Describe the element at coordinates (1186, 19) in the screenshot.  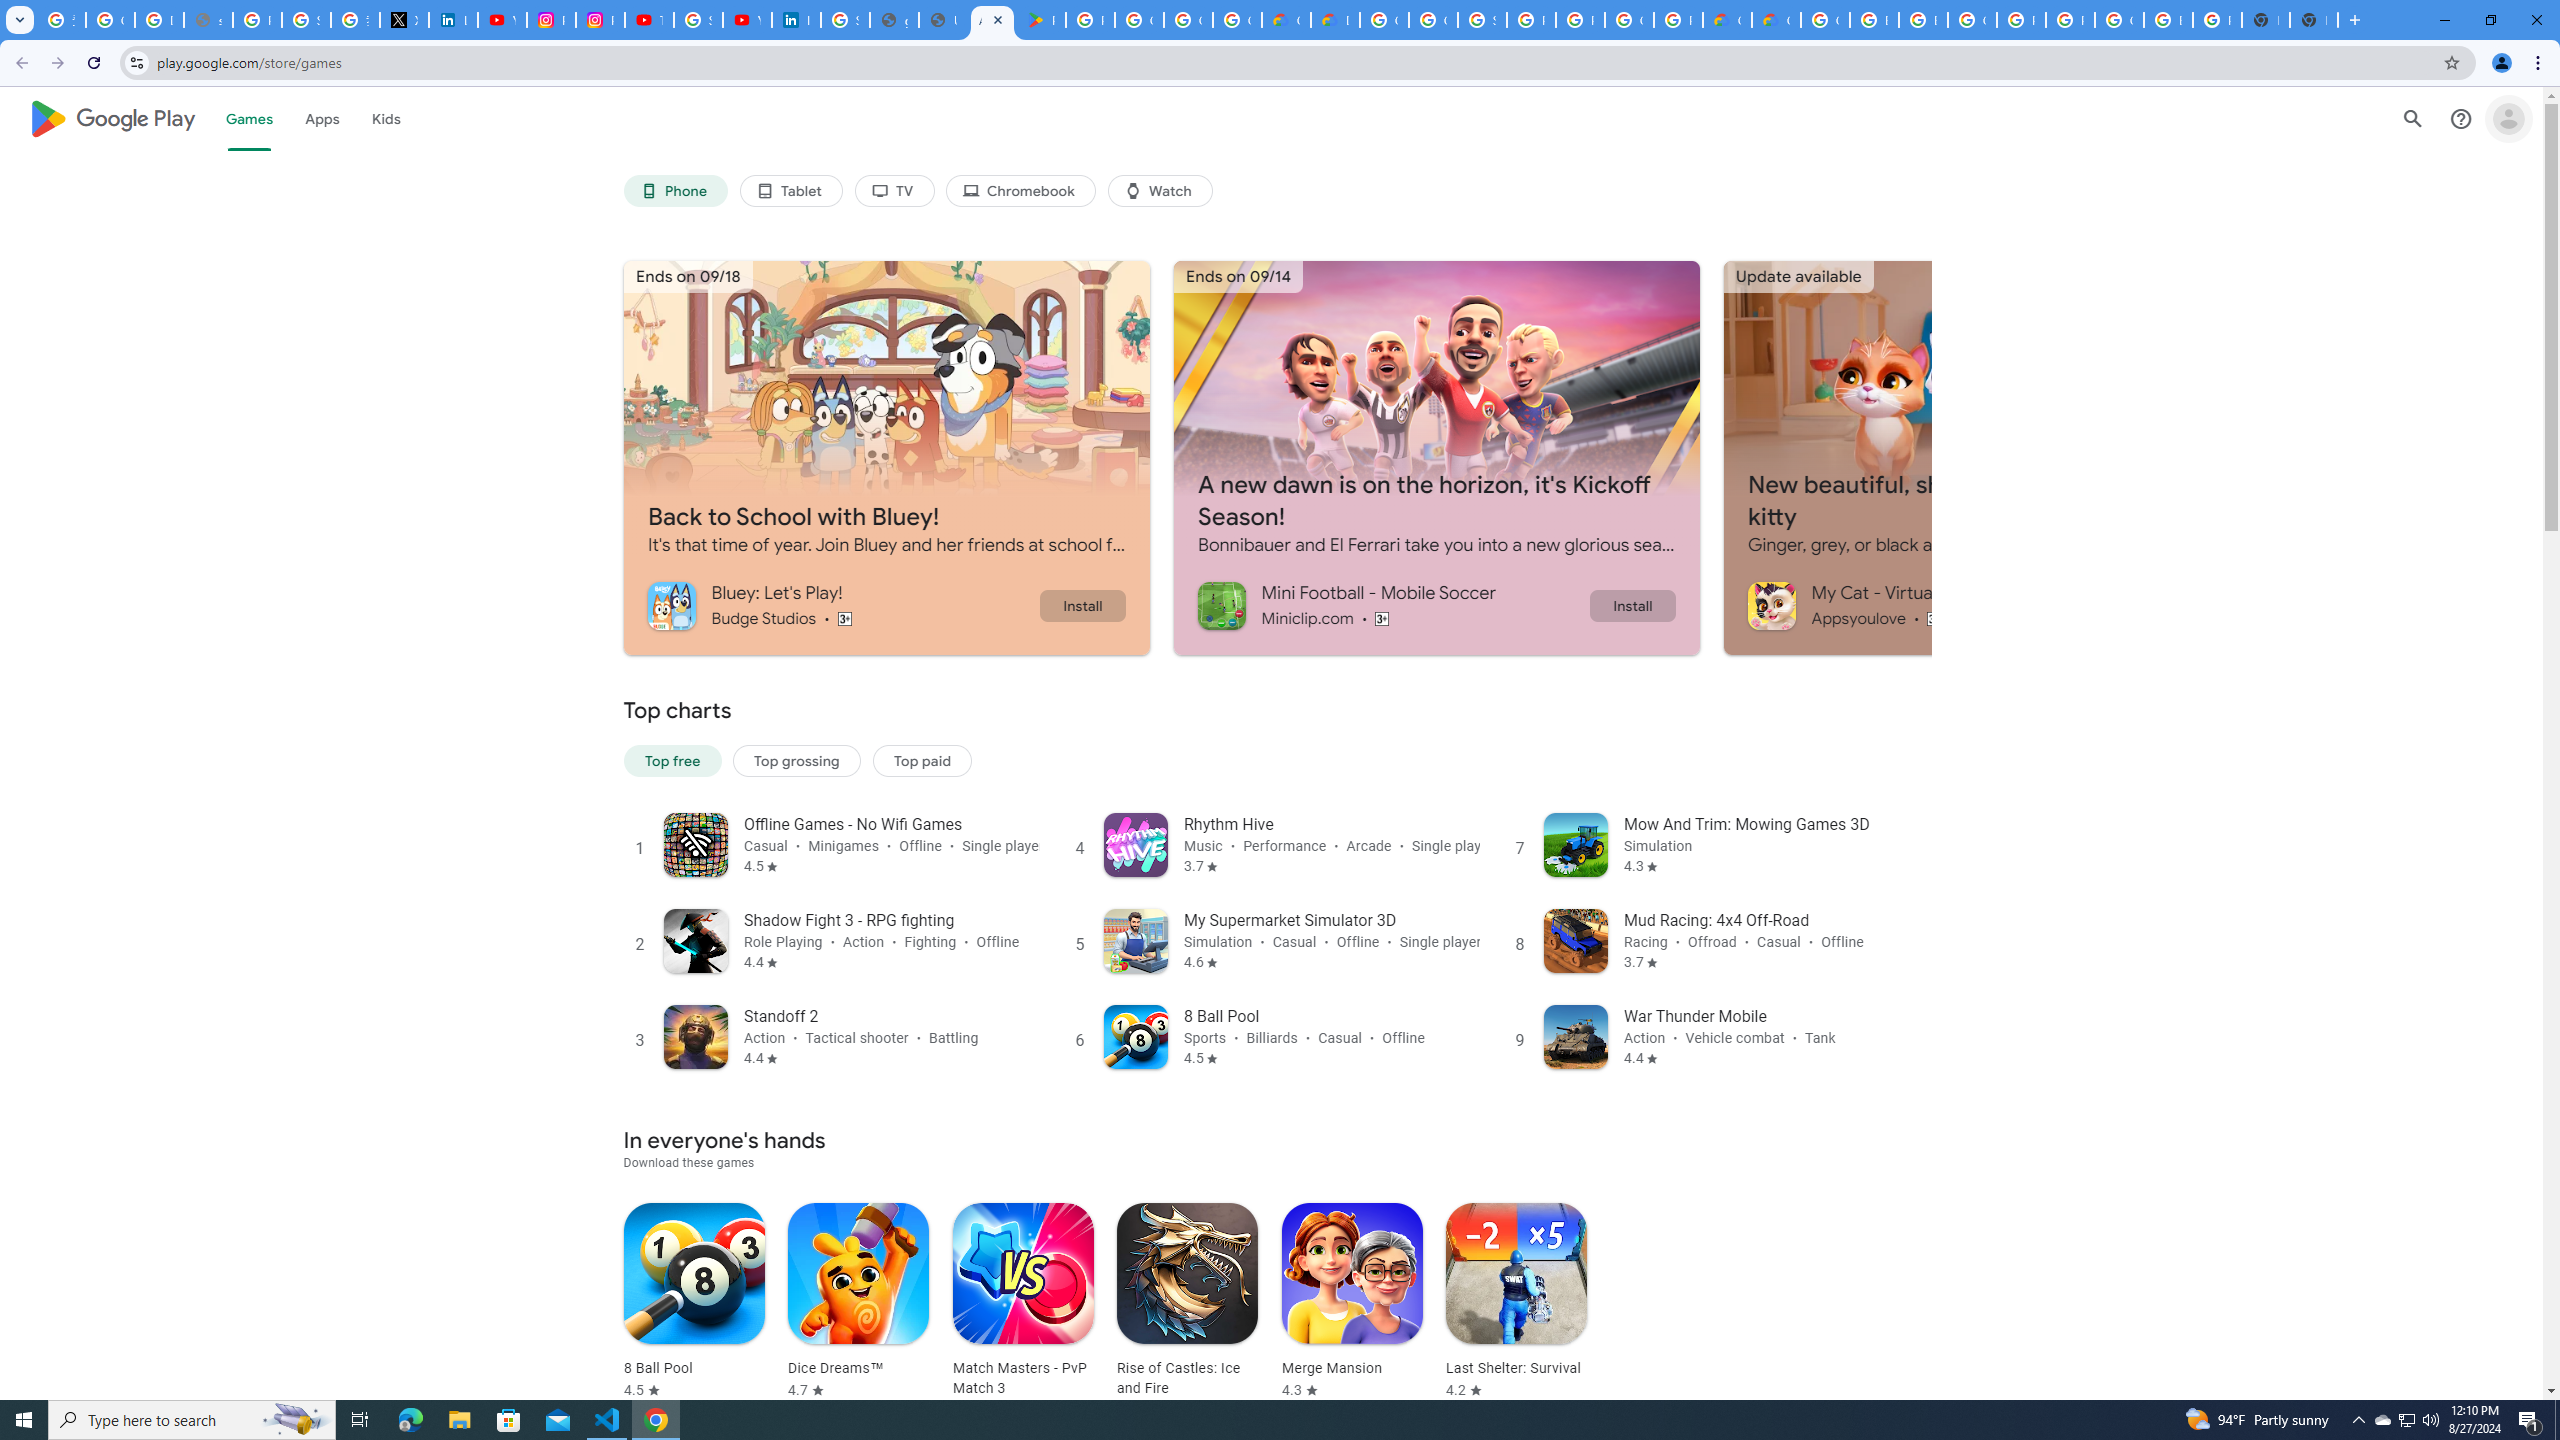
I see `'Google Workspace - Specific Terms'` at that location.